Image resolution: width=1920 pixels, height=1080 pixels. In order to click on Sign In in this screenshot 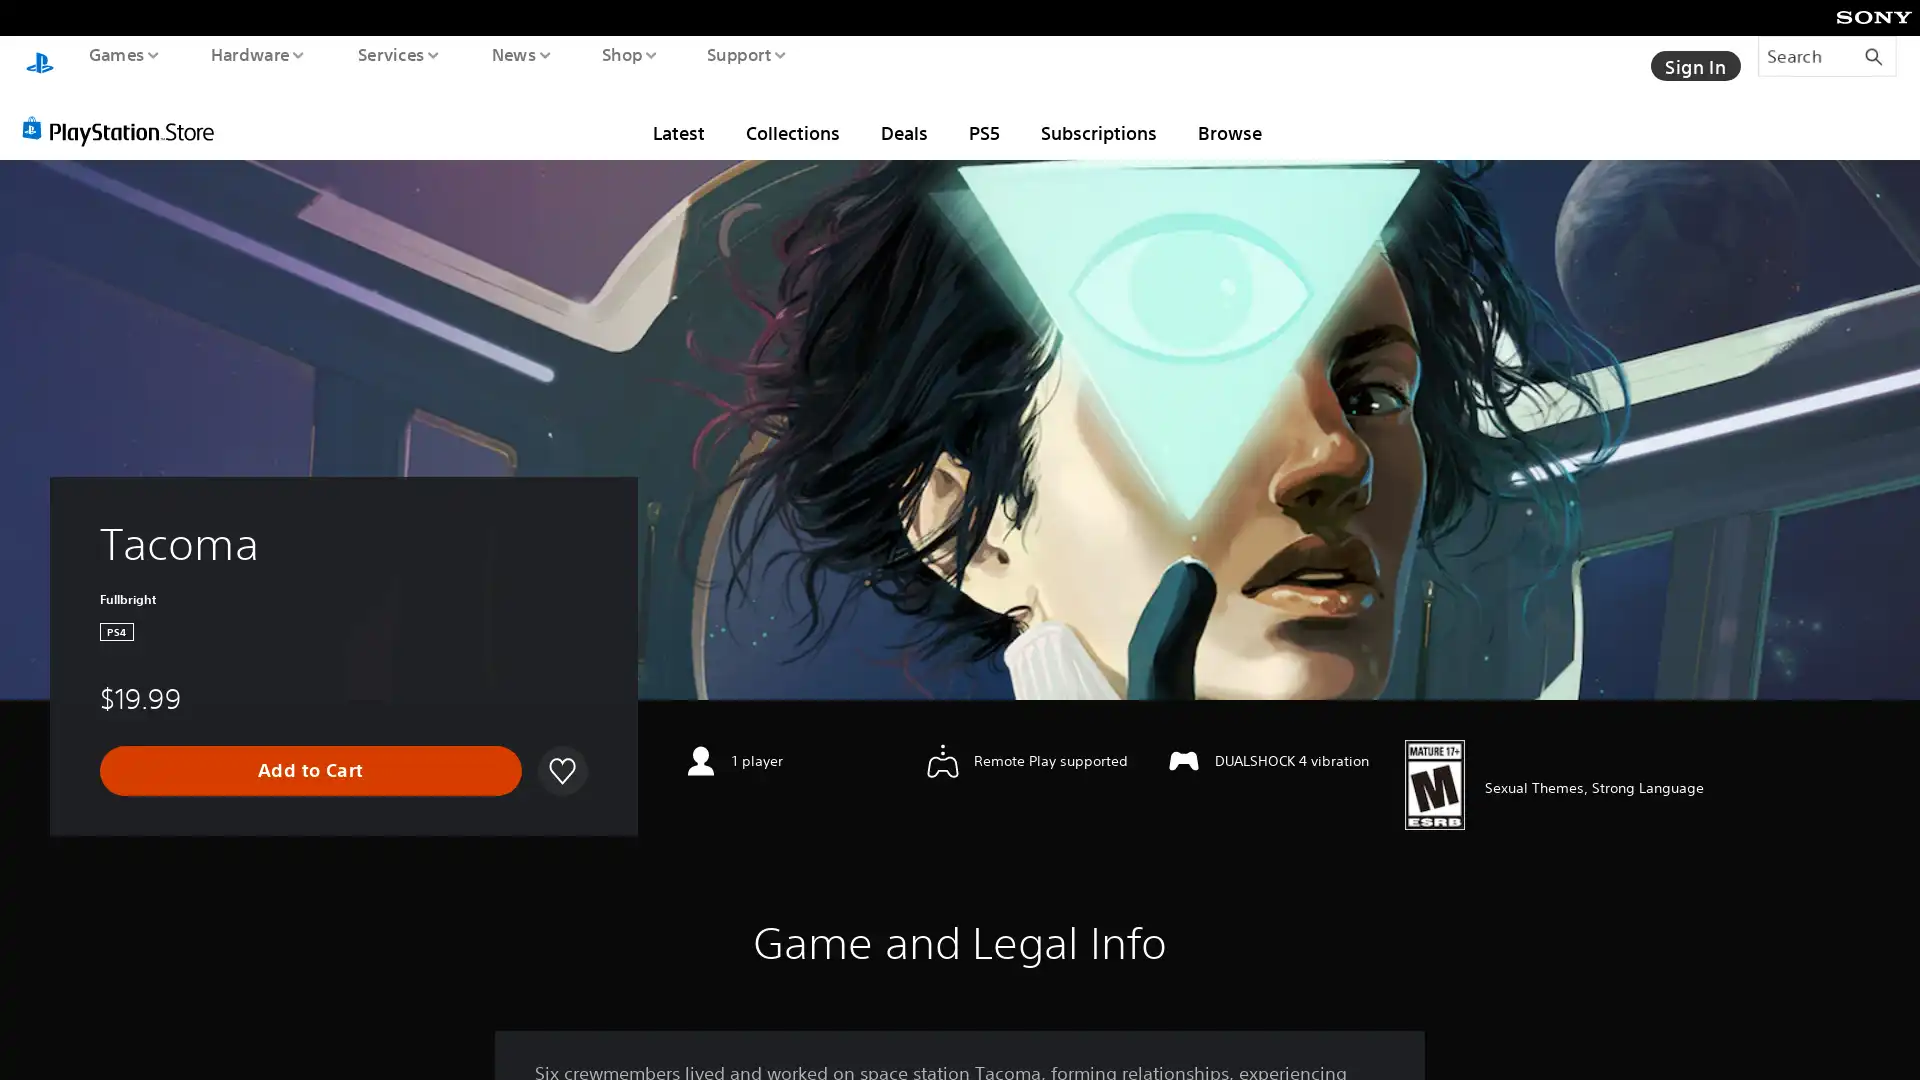, I will do `click(1693, 55)`.